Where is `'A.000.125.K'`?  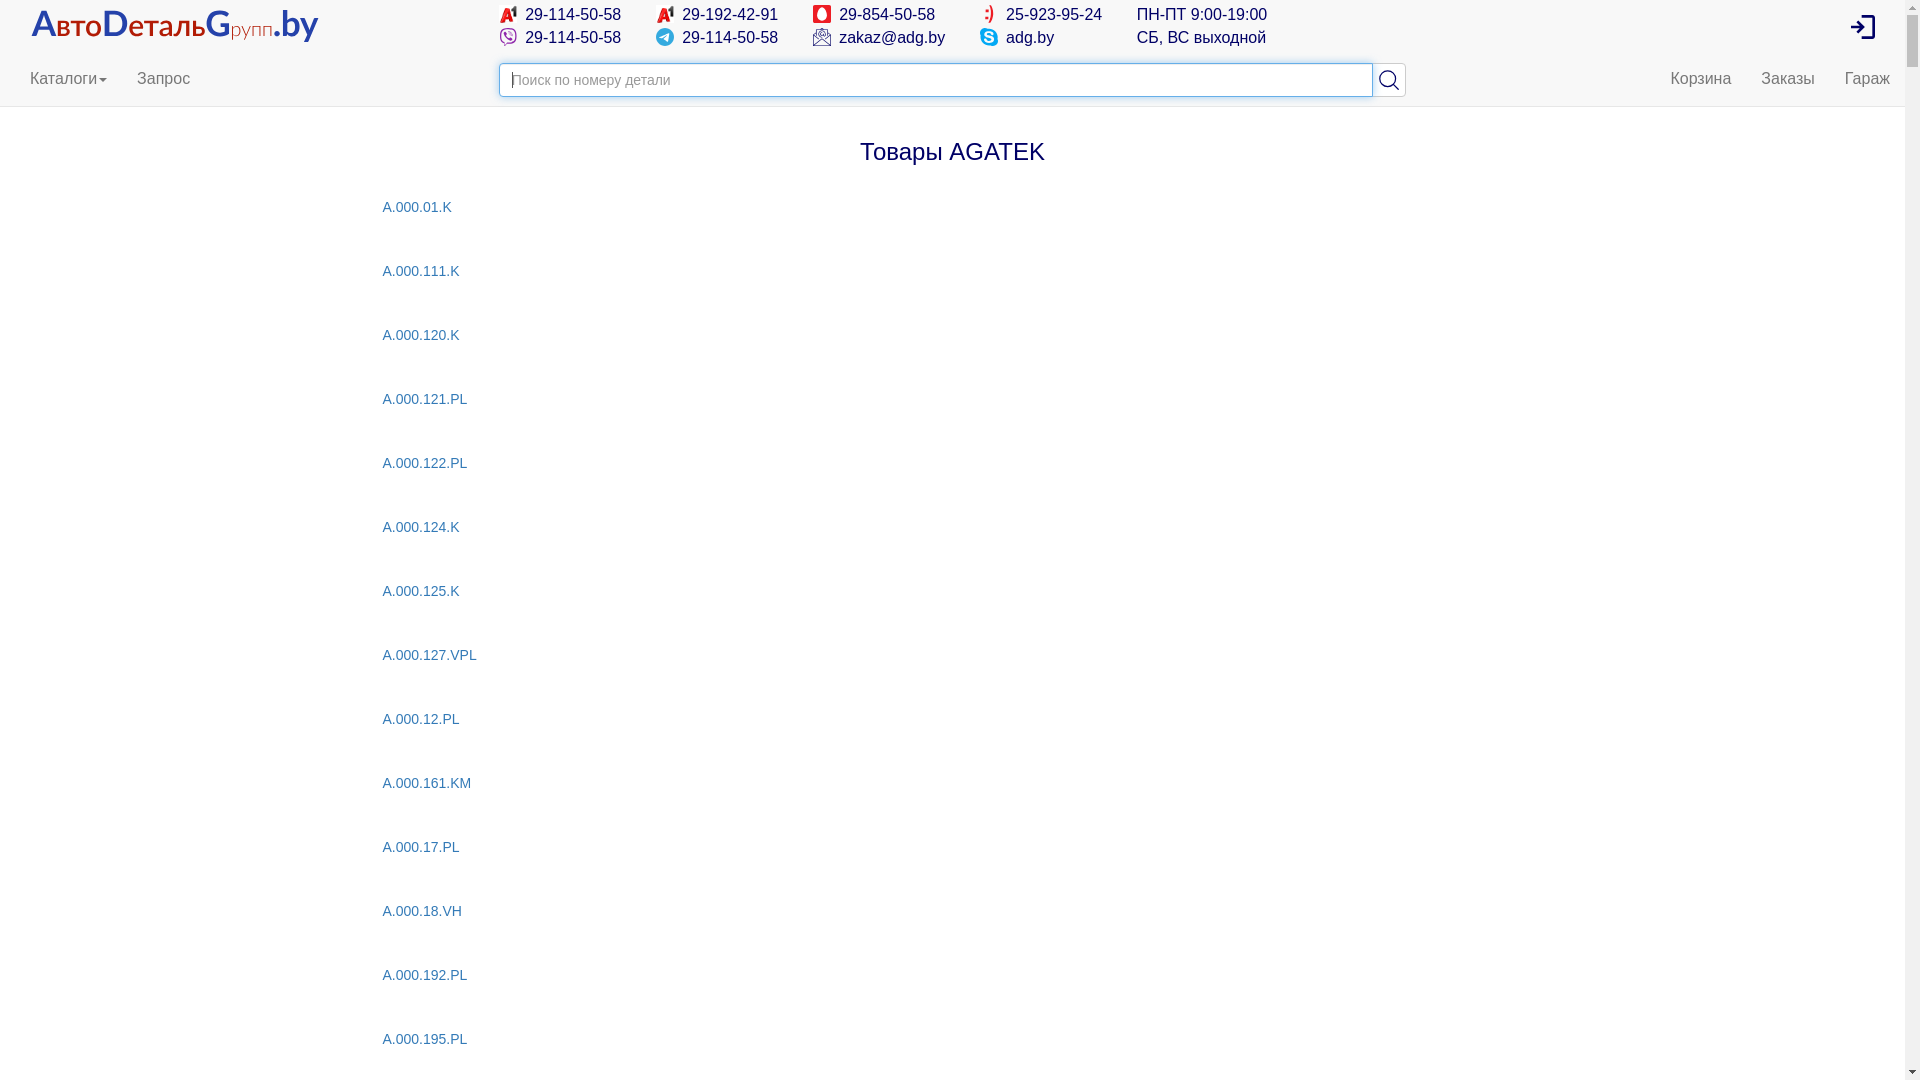 'A.000.125.K' is located at coordinates (950, 589).